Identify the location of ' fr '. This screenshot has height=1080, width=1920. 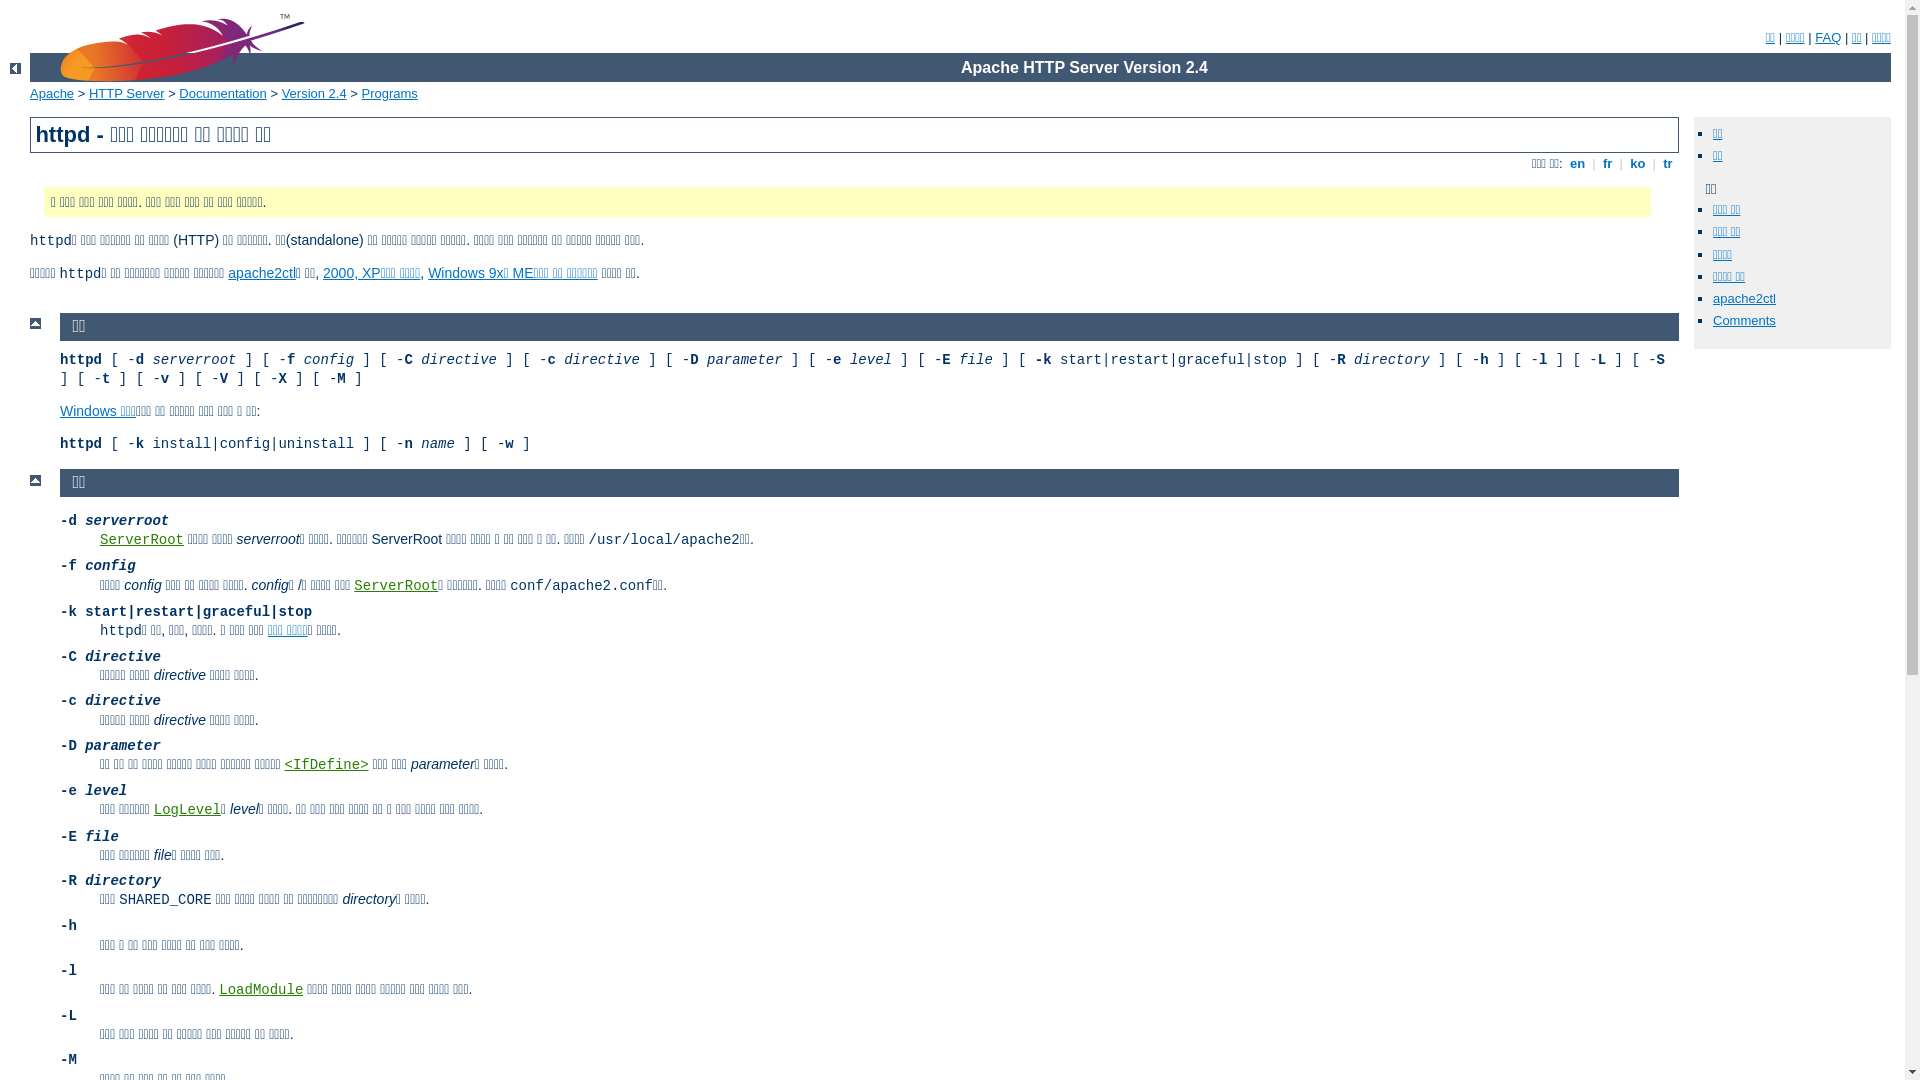
(1597, 162).